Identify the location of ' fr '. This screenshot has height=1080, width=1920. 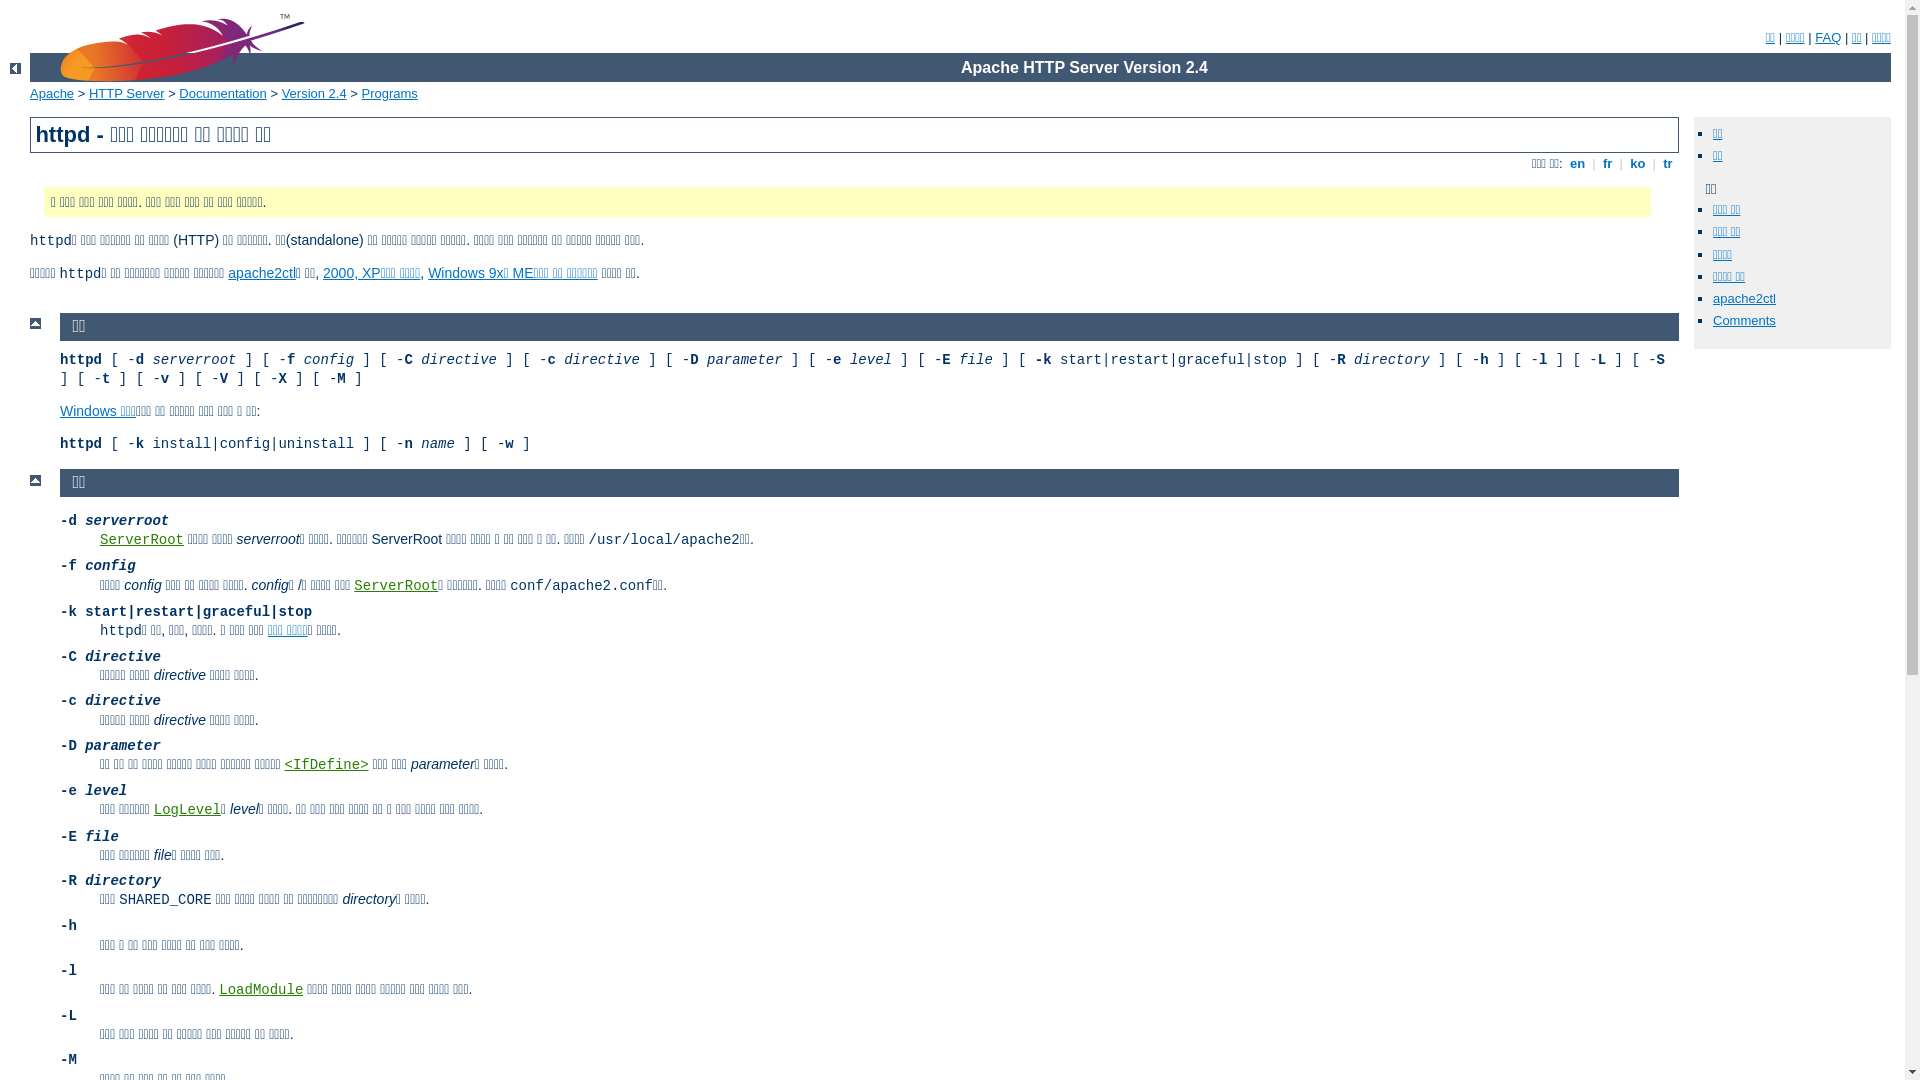
(1597, 162).